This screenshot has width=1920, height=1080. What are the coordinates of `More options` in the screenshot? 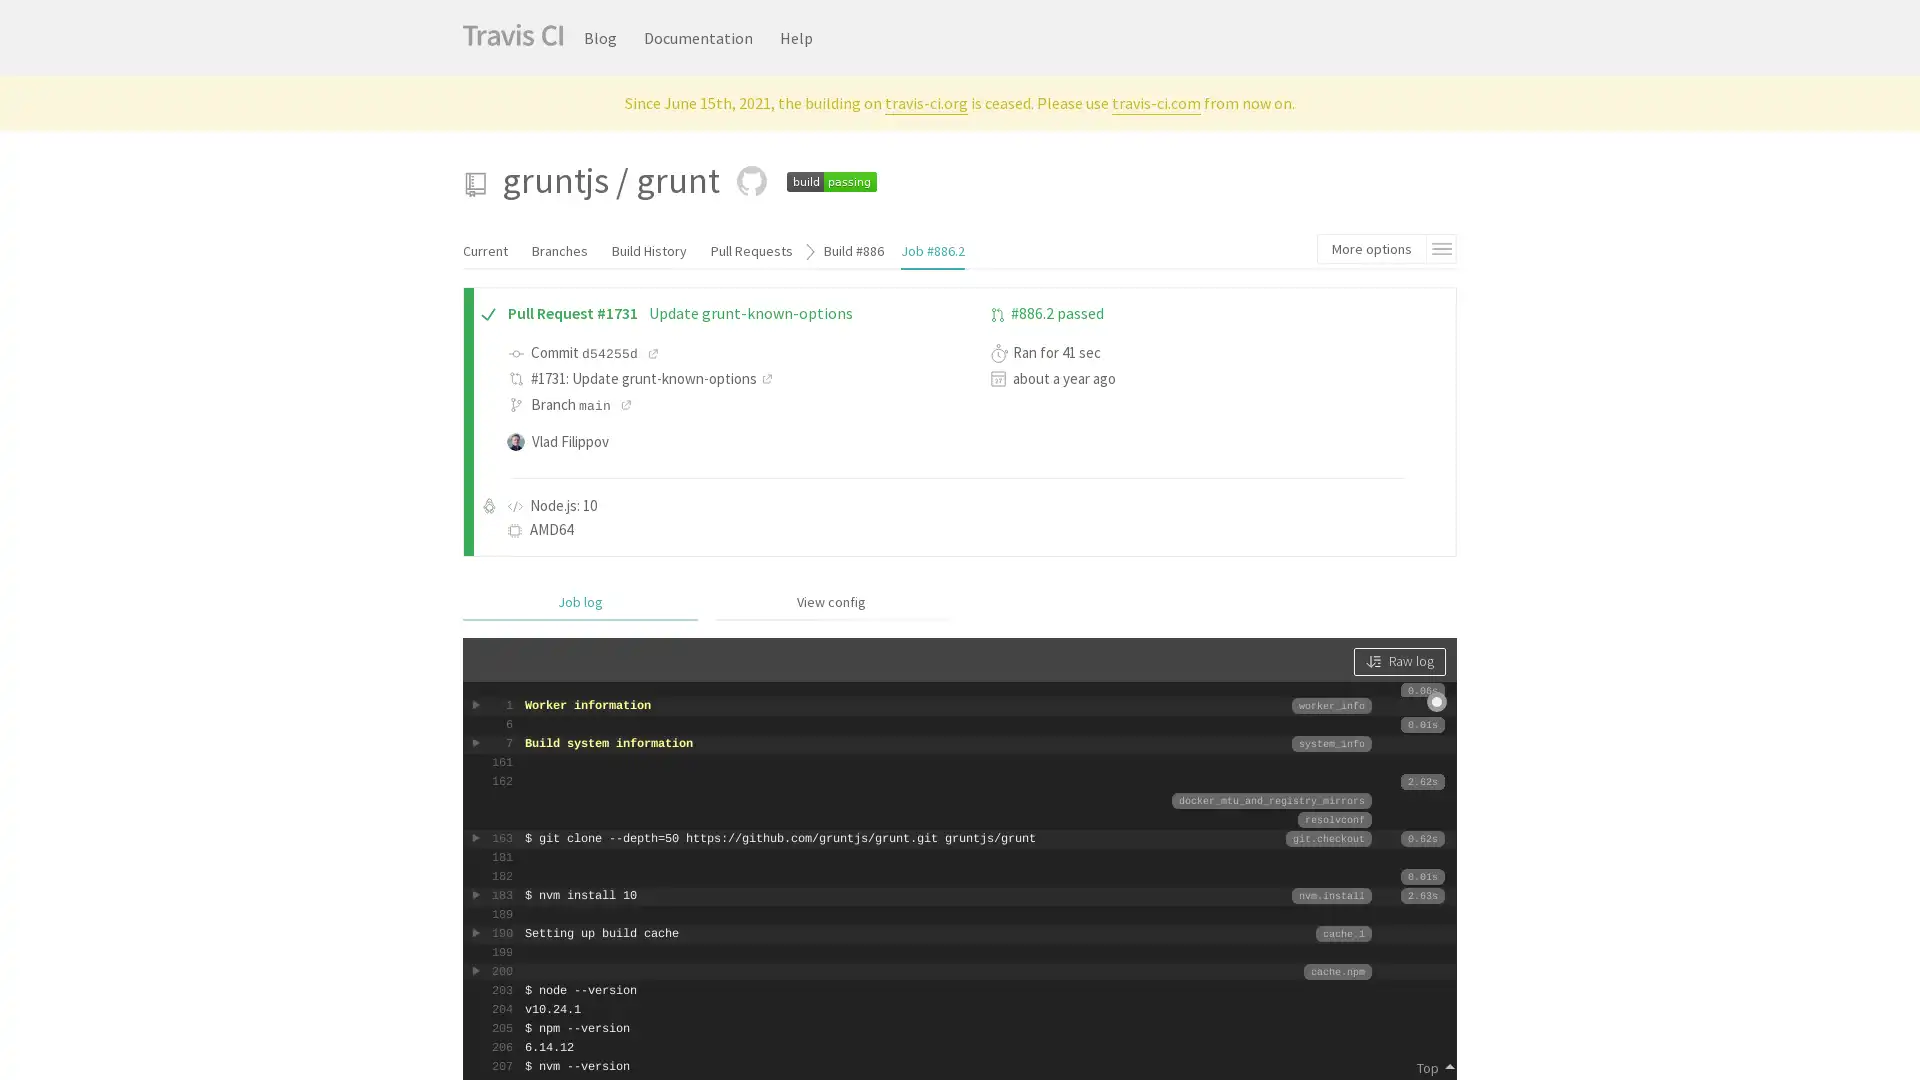 It's located at (1386, 246).